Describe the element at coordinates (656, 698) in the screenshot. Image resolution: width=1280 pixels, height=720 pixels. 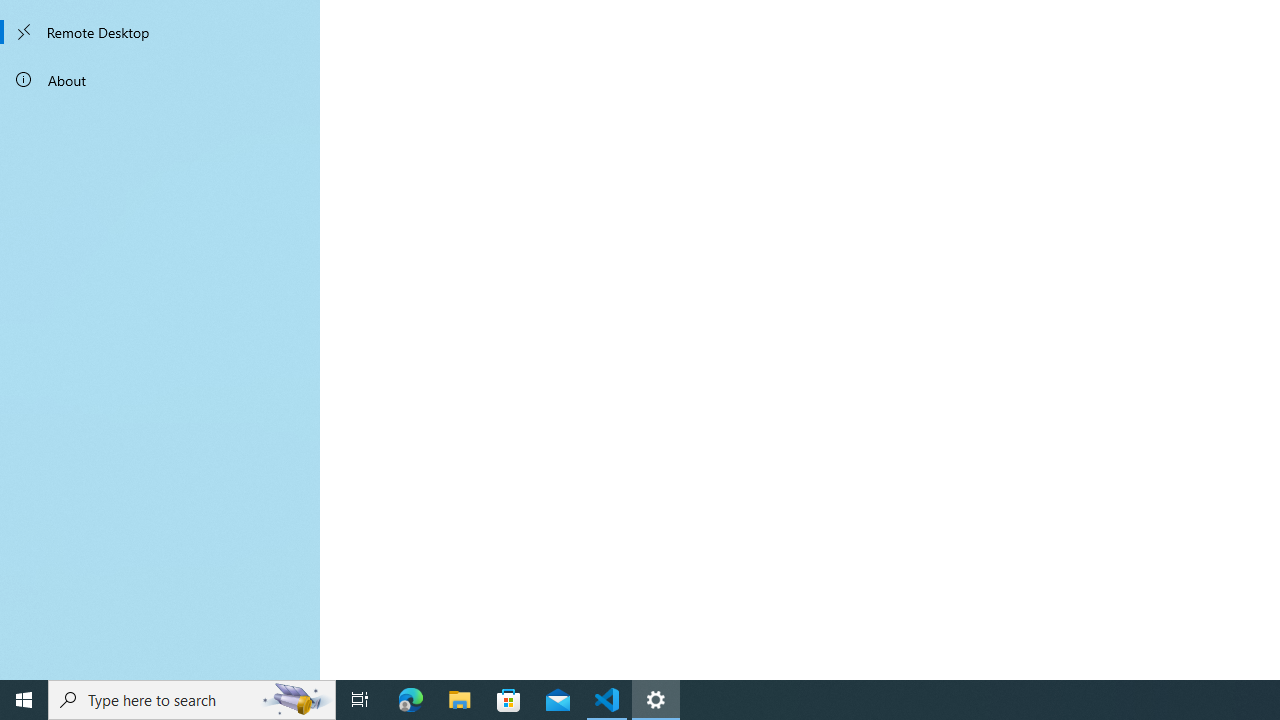
I see `'Settings - 1 running window'` at that location.